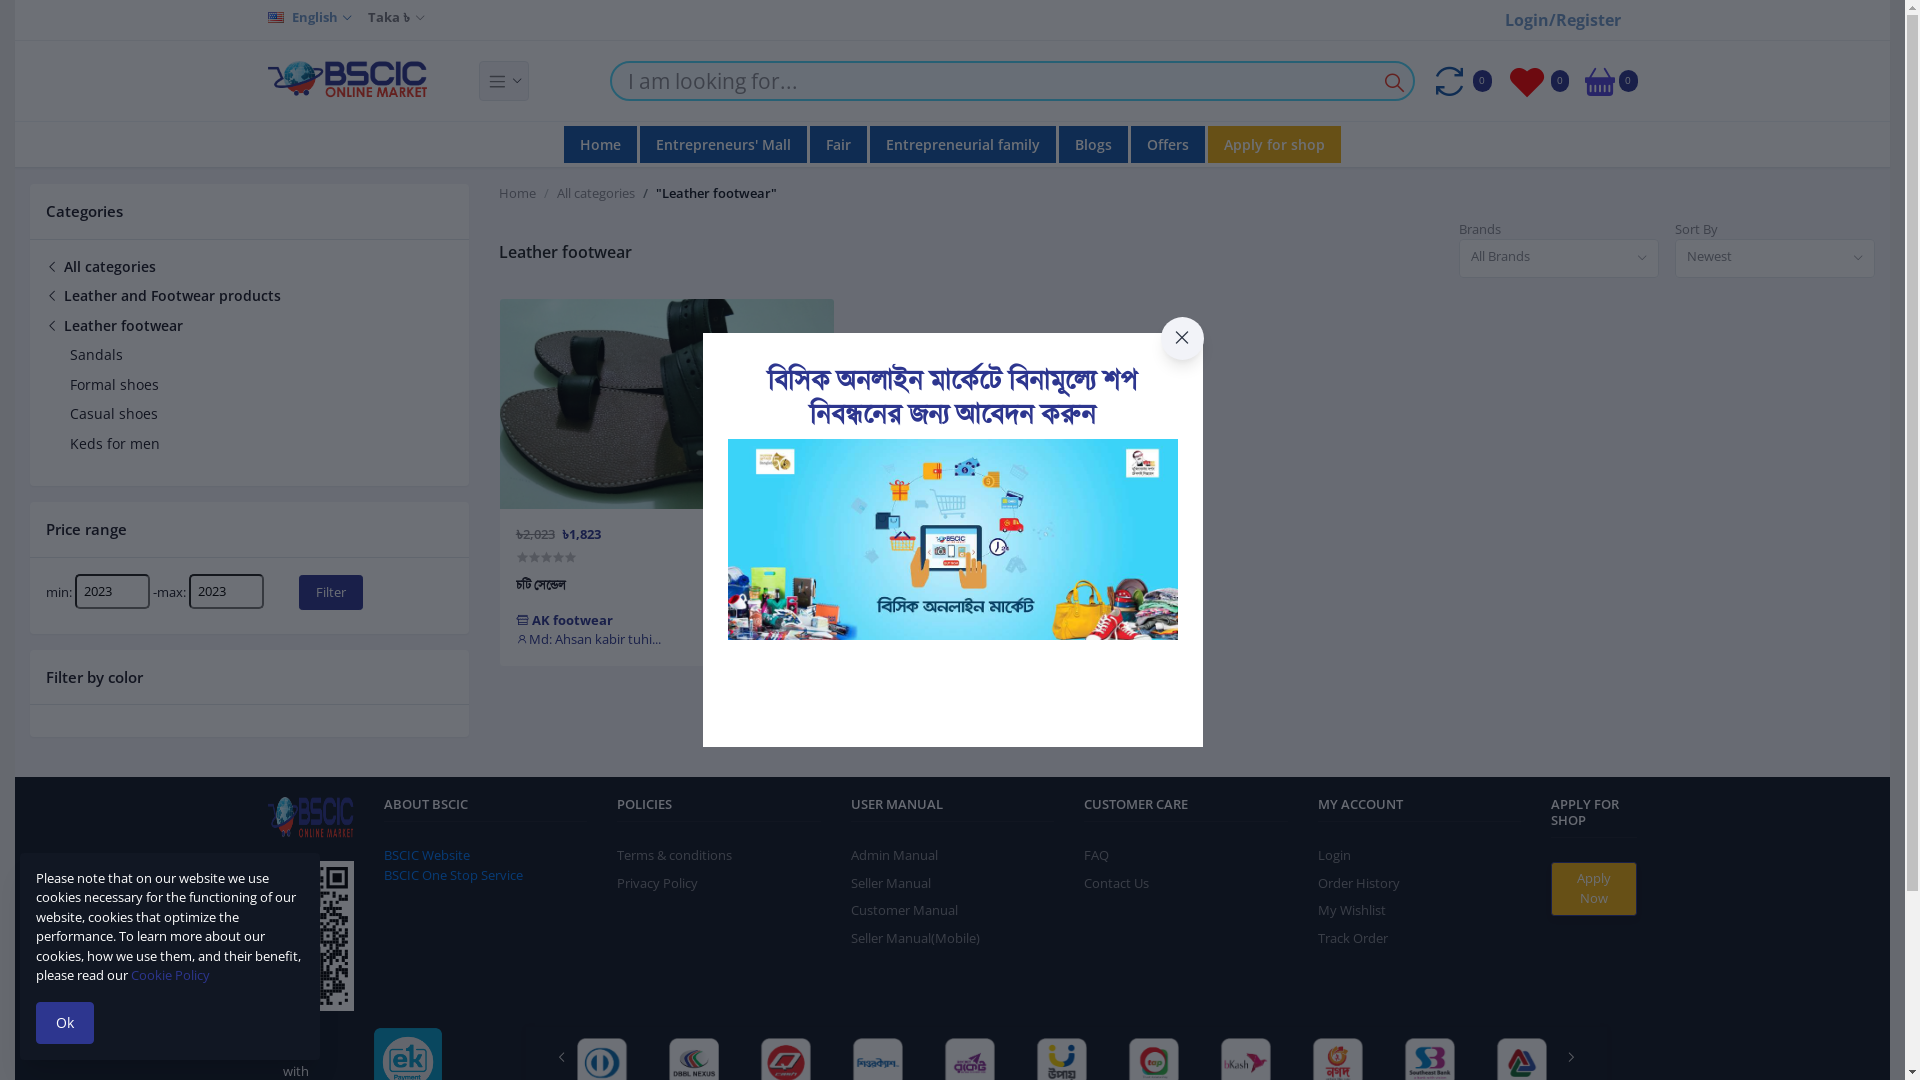  I want to click on 'Home', so click(499, 193).